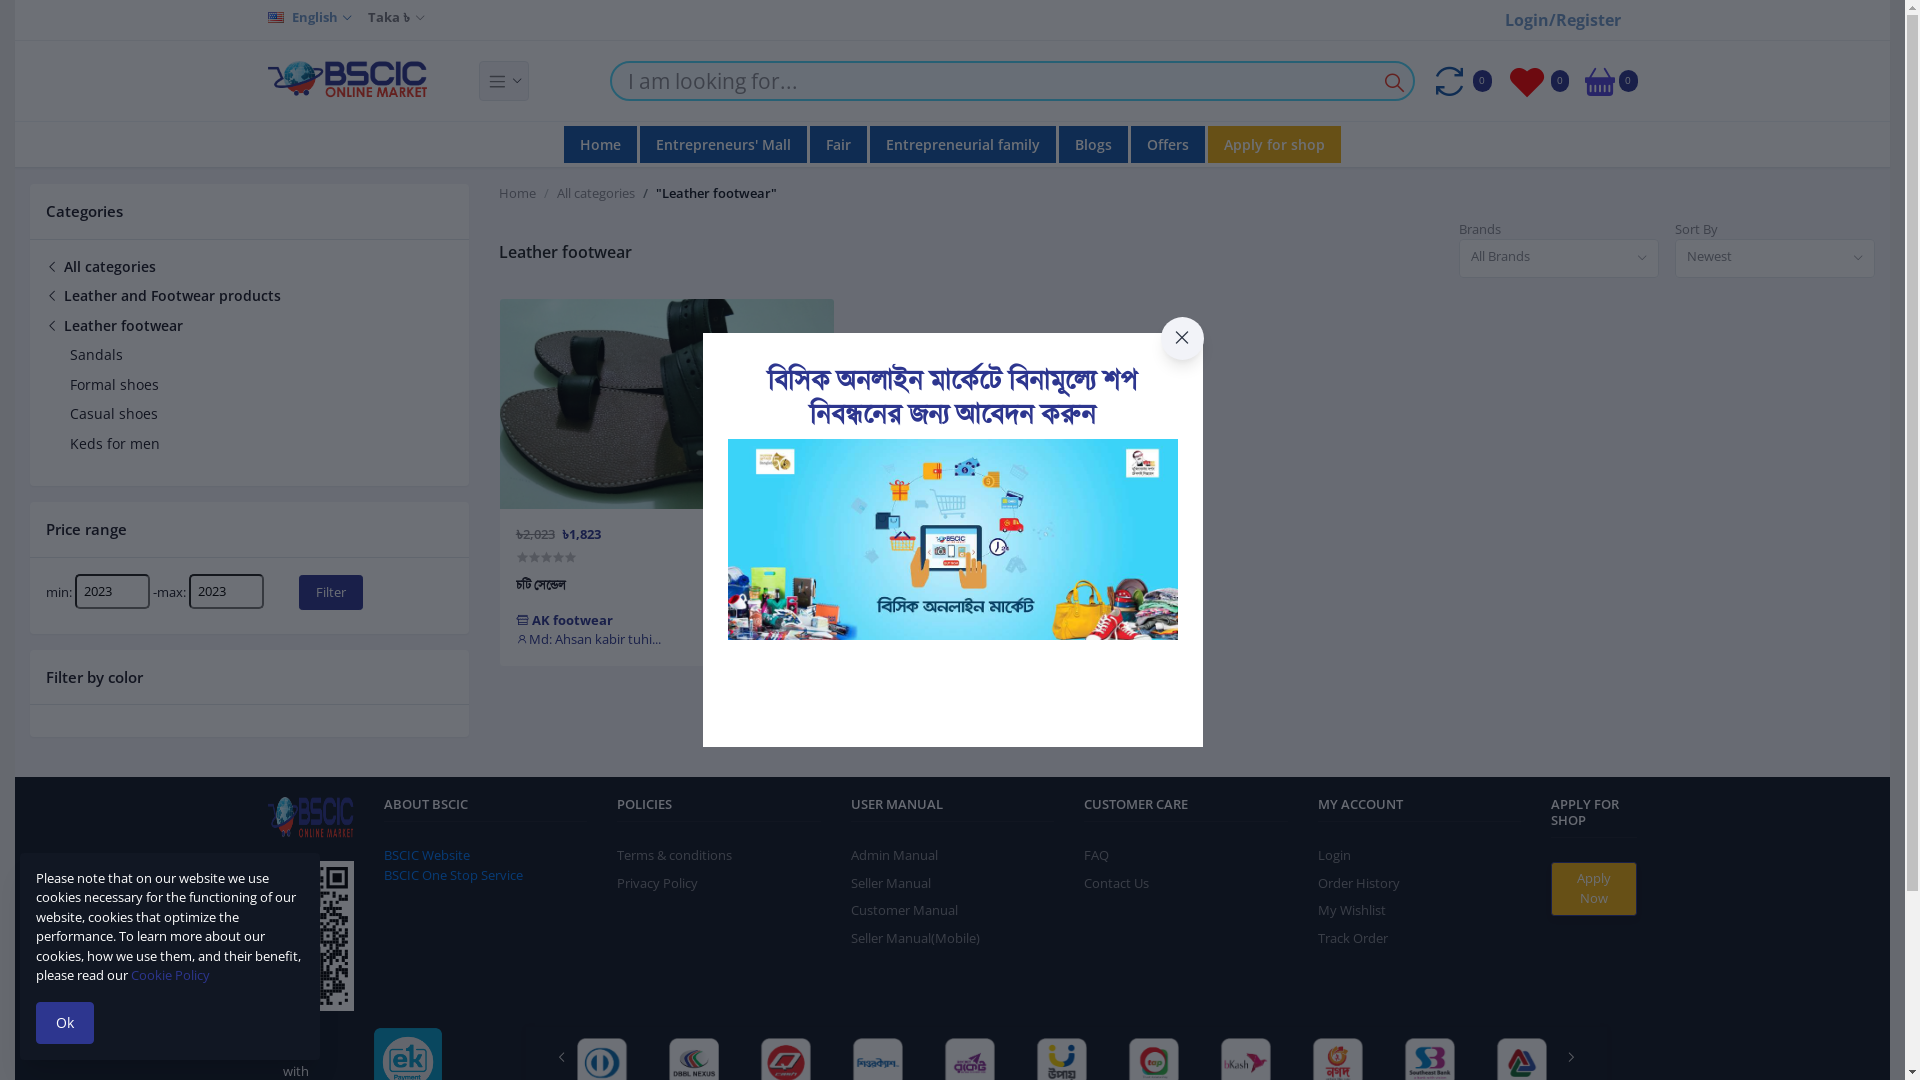  I want to click on 'Home', so click(499, 193).